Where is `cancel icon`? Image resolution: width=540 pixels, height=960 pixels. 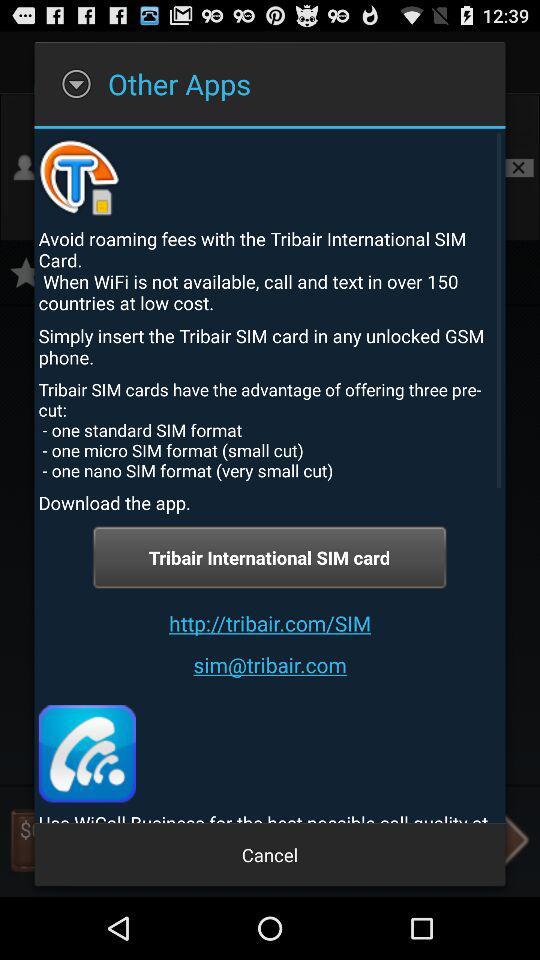
cancel icon is located at coordinates (270, 853).